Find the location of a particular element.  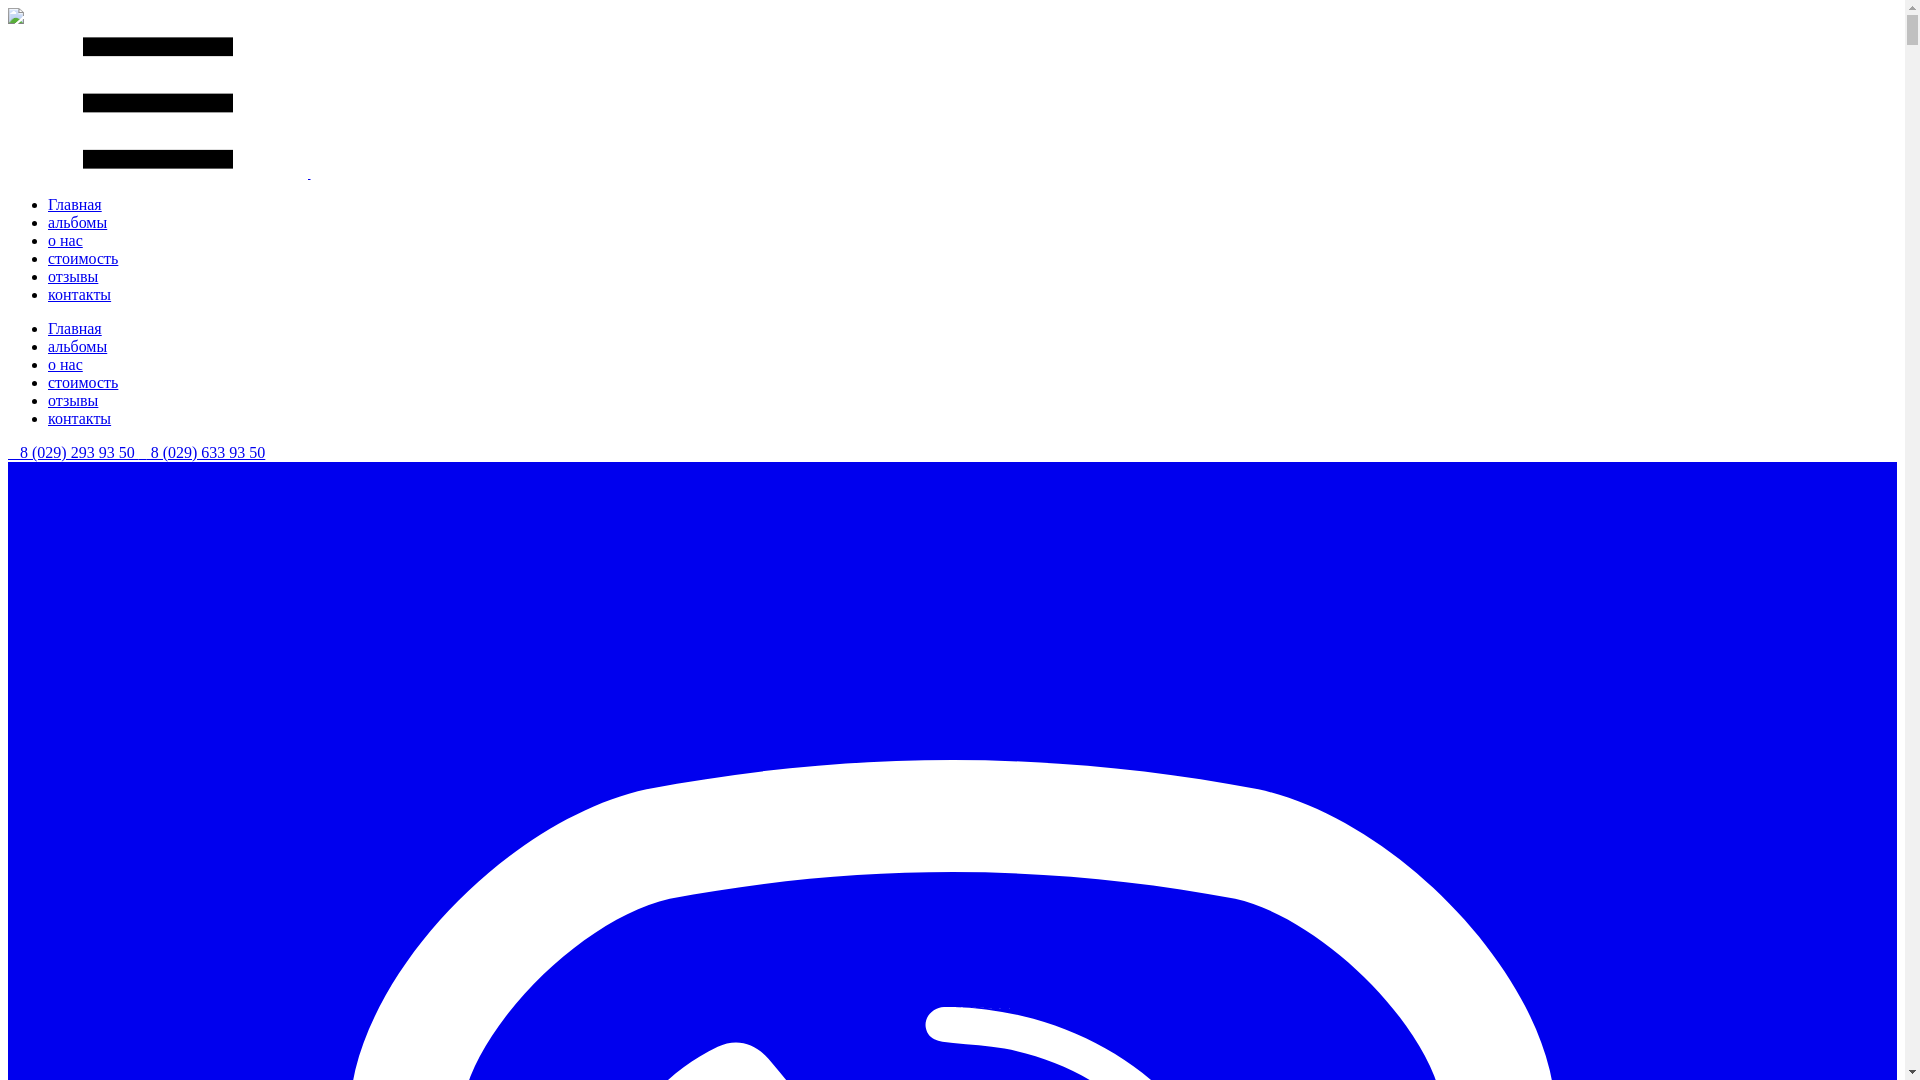

'   8 (029) 293 93 50' is located at coordinates (8, 452).